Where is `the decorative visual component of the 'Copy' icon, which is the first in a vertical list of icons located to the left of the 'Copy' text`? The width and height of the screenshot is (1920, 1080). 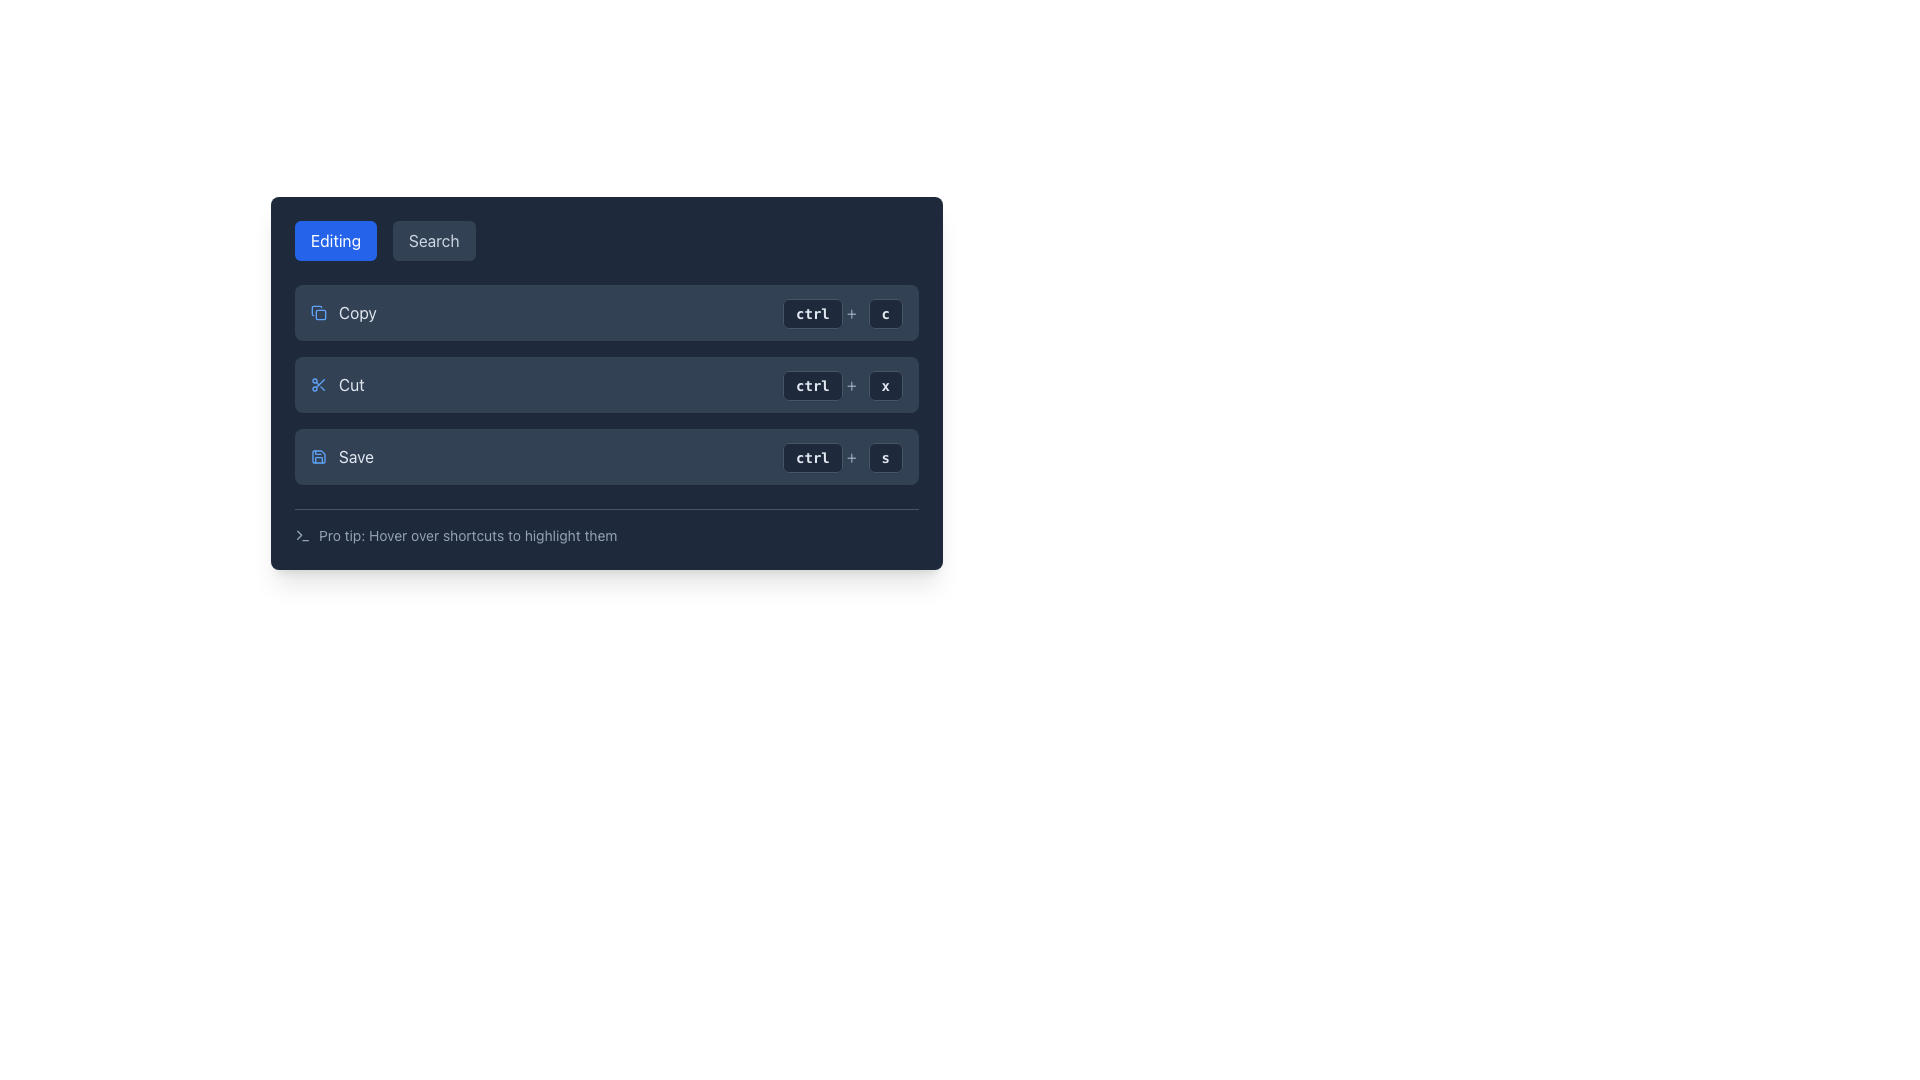
the decorative visual component of the 'Copy' icon, which is the first in a vertical list of icons located to the left of the 'Copy' text is located at coordinates (321, 315).